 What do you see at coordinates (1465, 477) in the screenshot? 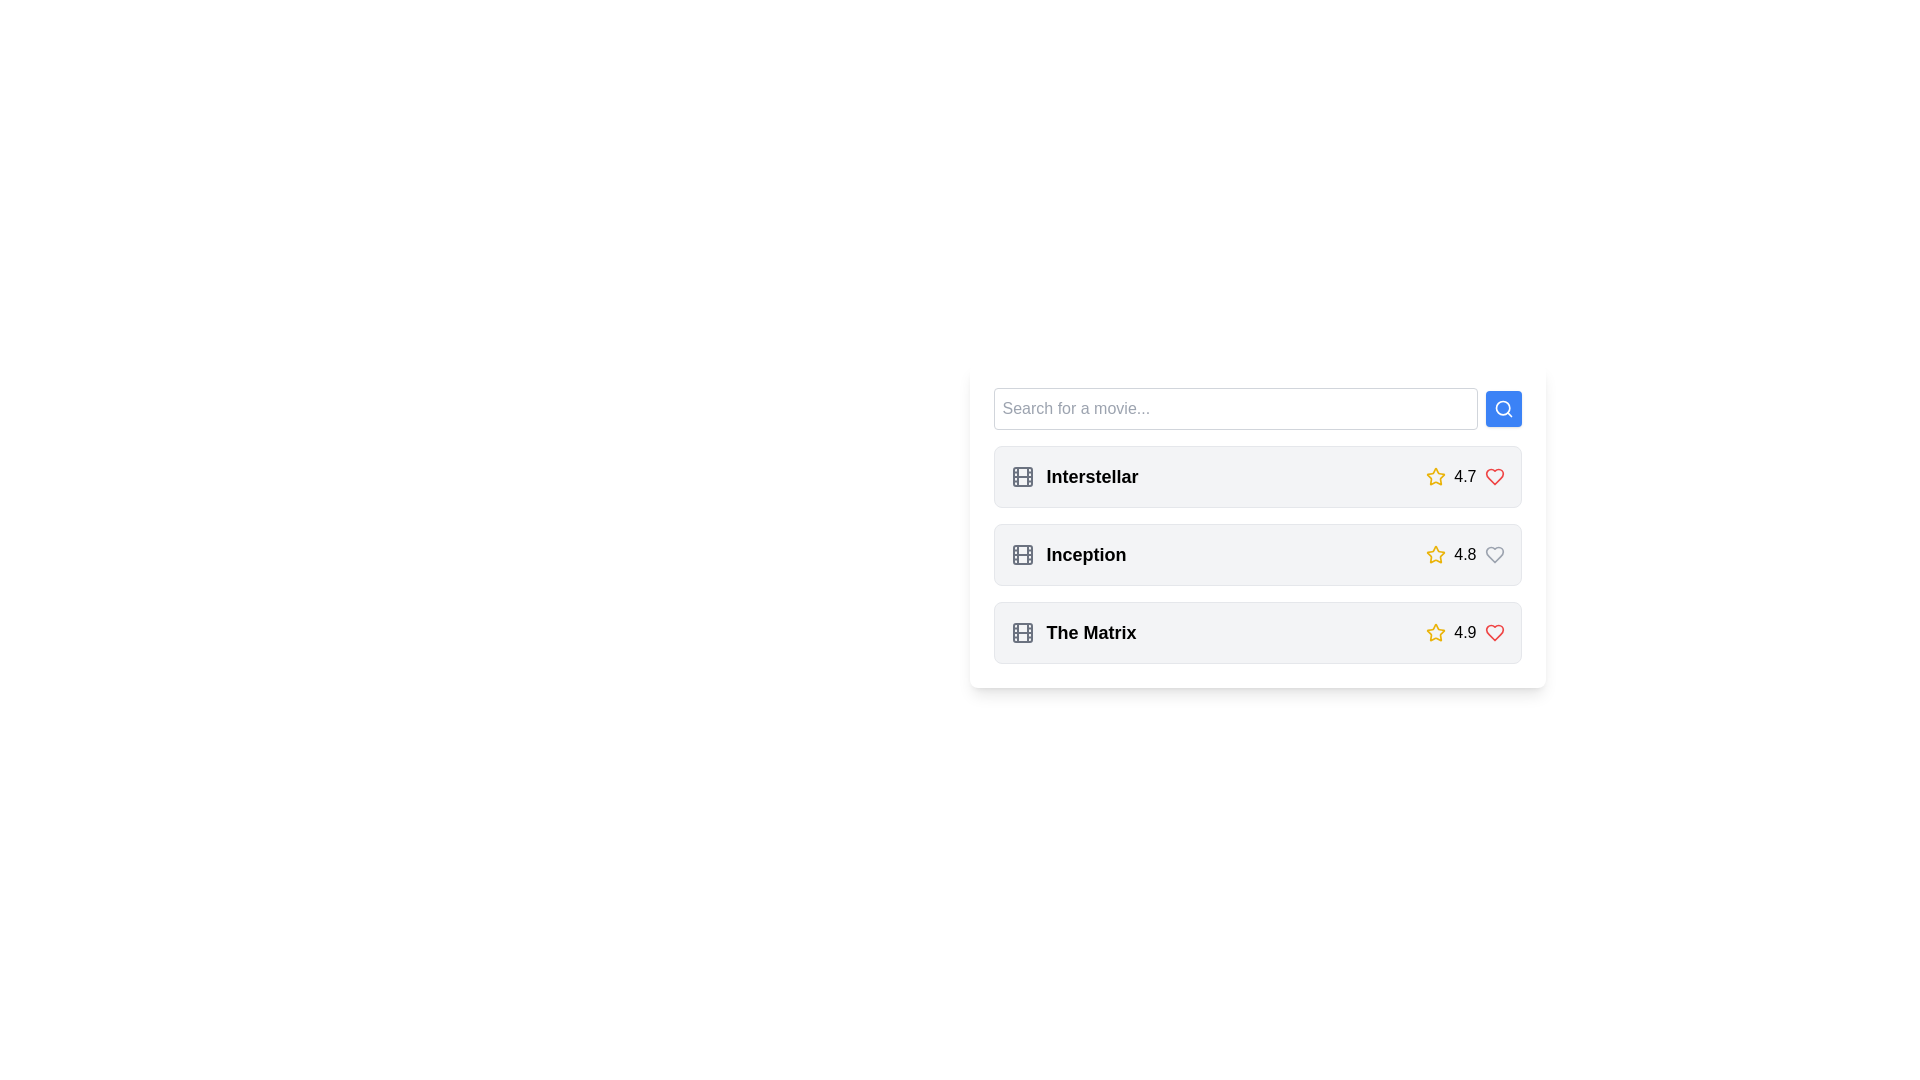
I see `the numerical text label displaying '4.7' in bold, located in the movie listing interface for 'Interstellar', positioned between a star icon on the left and a heart icon on the right` at bounding box center [1465, 477].